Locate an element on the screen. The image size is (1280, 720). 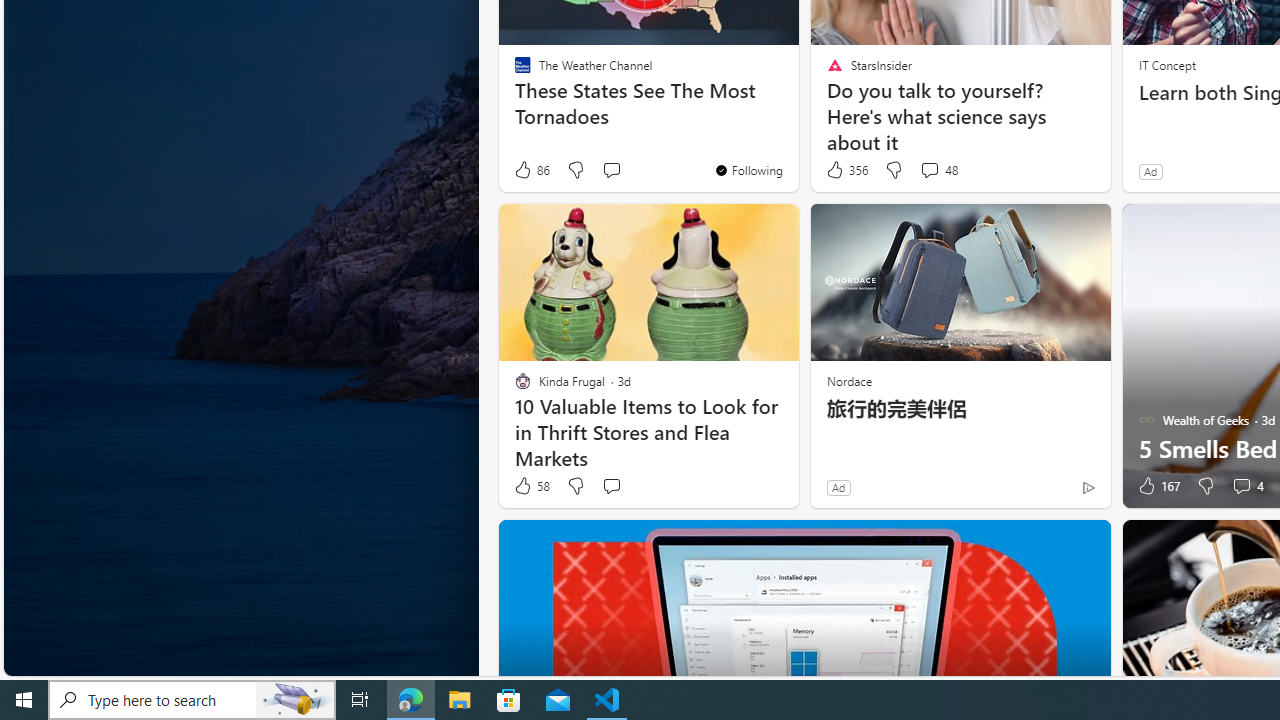
'View comments 4 Comment' is located at coordinates (1240, 486).